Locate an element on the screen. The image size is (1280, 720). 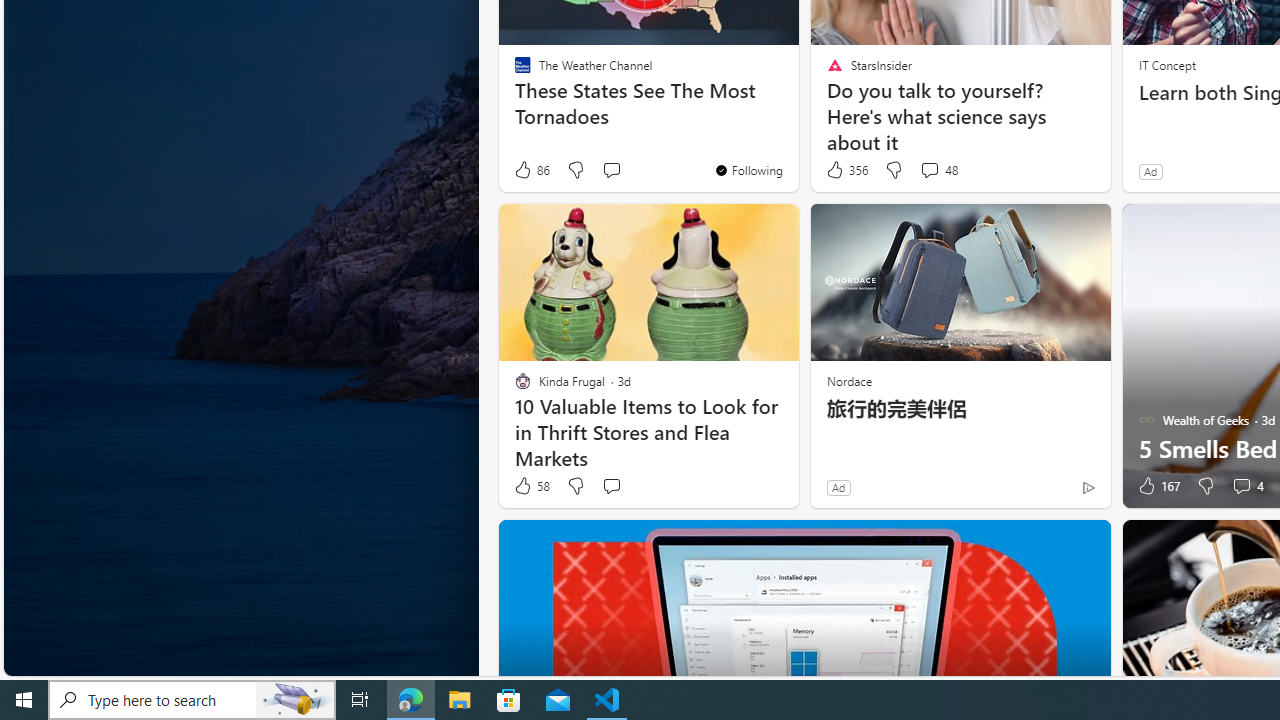
'View comments 4 Comment' is located at coordinates (1240, 486).